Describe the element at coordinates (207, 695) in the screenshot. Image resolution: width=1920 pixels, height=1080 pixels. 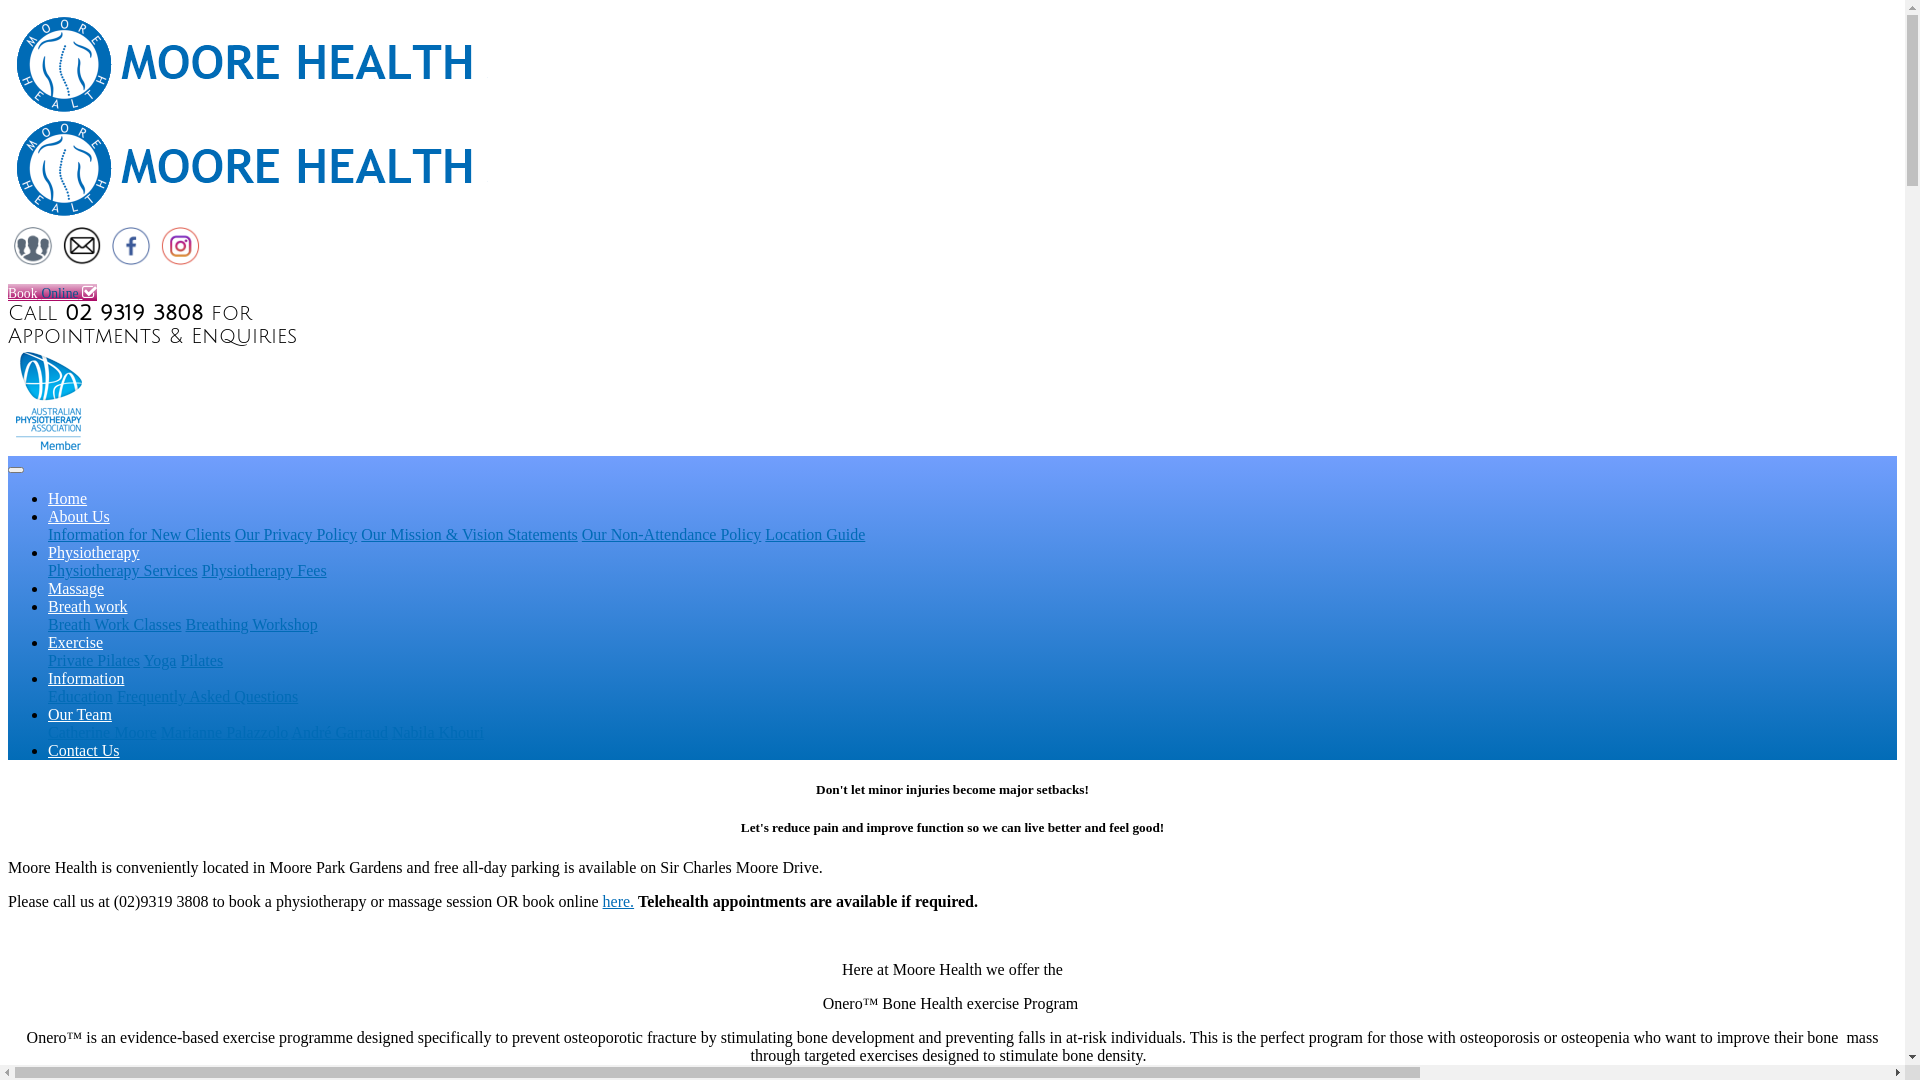
I see `'Frequently Asked Questions'` at that location.